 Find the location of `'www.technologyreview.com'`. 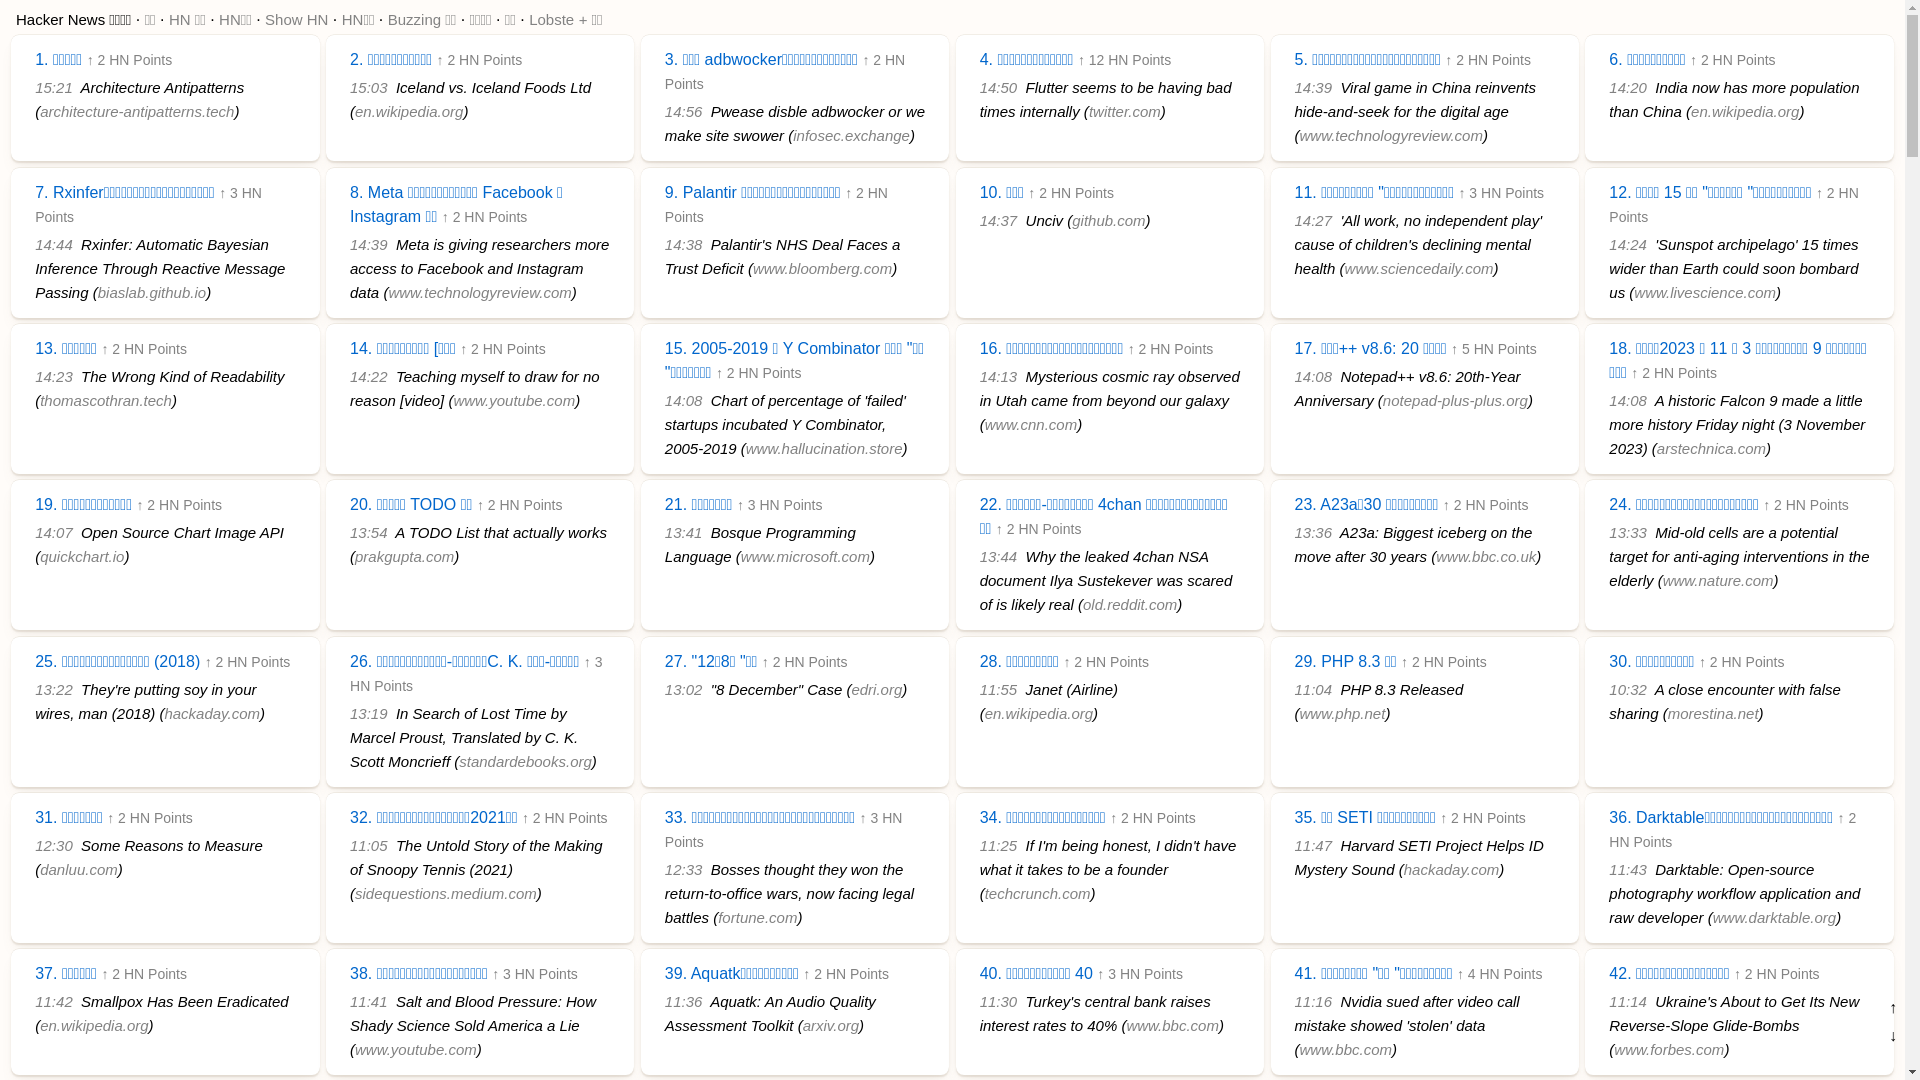

'www.technologyreview.com' is located at coordinates (478, 292).